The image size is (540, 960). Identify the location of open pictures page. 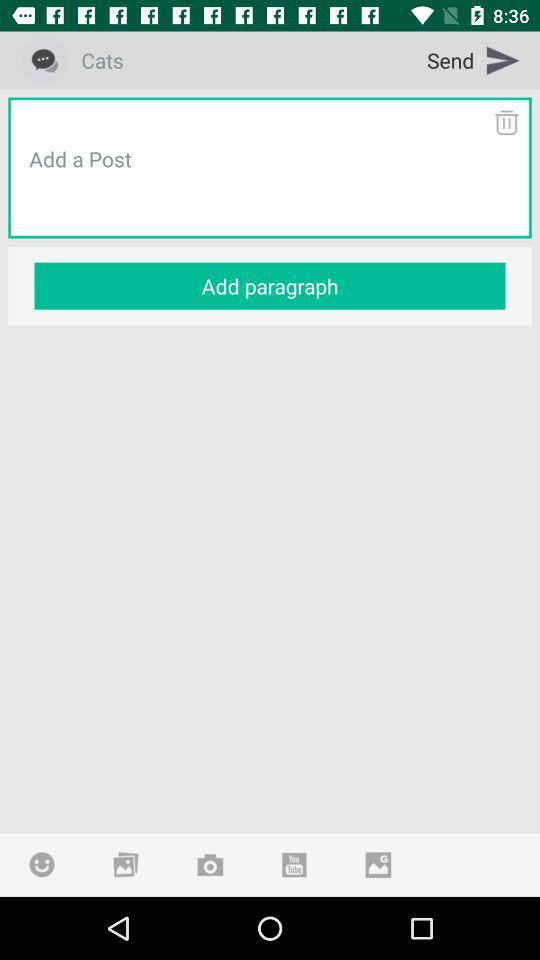
(125, 863).